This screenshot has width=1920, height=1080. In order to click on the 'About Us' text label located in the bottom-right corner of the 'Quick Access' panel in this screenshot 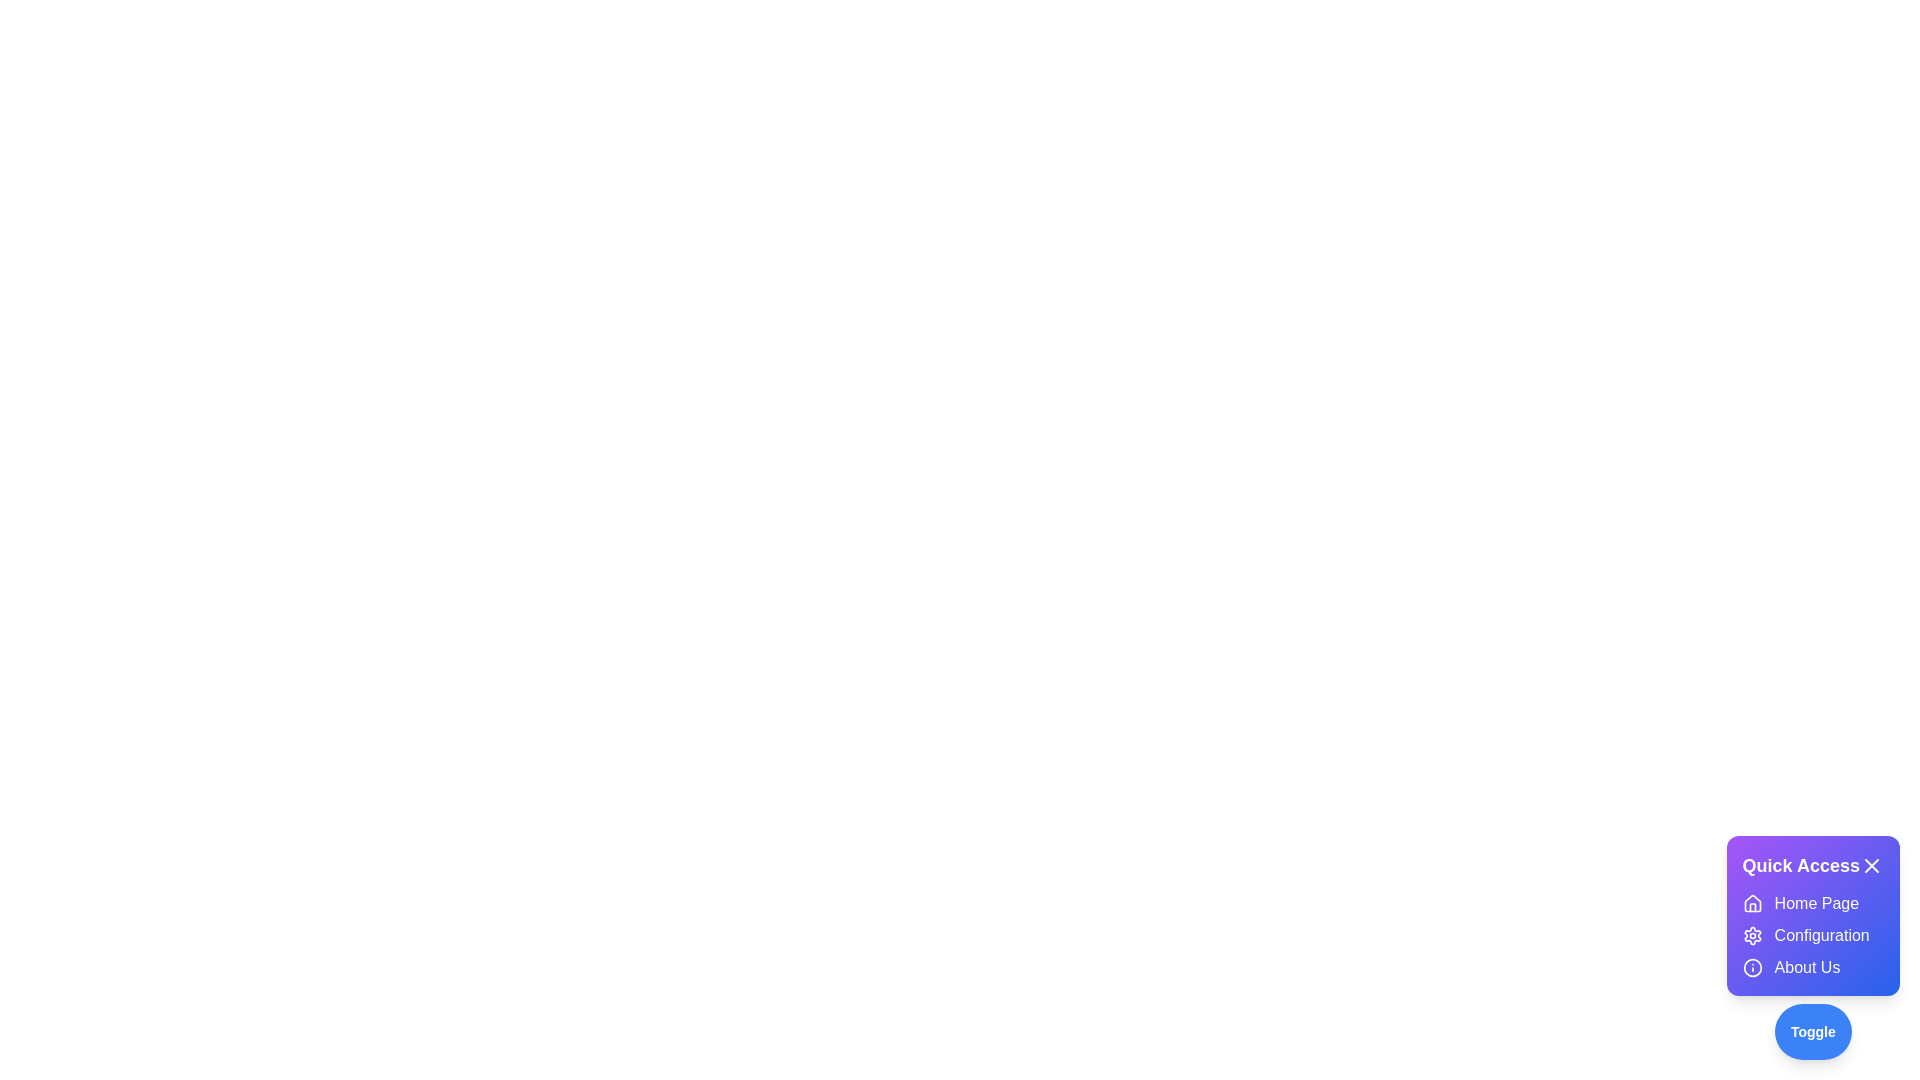, I will do `click(1807, 967)`.